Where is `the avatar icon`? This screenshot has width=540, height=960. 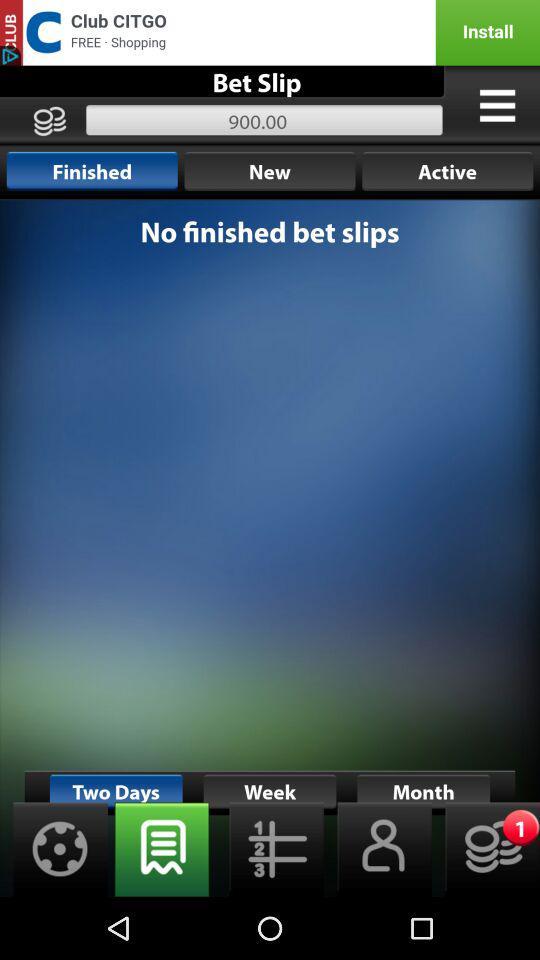 the avatar icon is located at coordinates (378, 909).